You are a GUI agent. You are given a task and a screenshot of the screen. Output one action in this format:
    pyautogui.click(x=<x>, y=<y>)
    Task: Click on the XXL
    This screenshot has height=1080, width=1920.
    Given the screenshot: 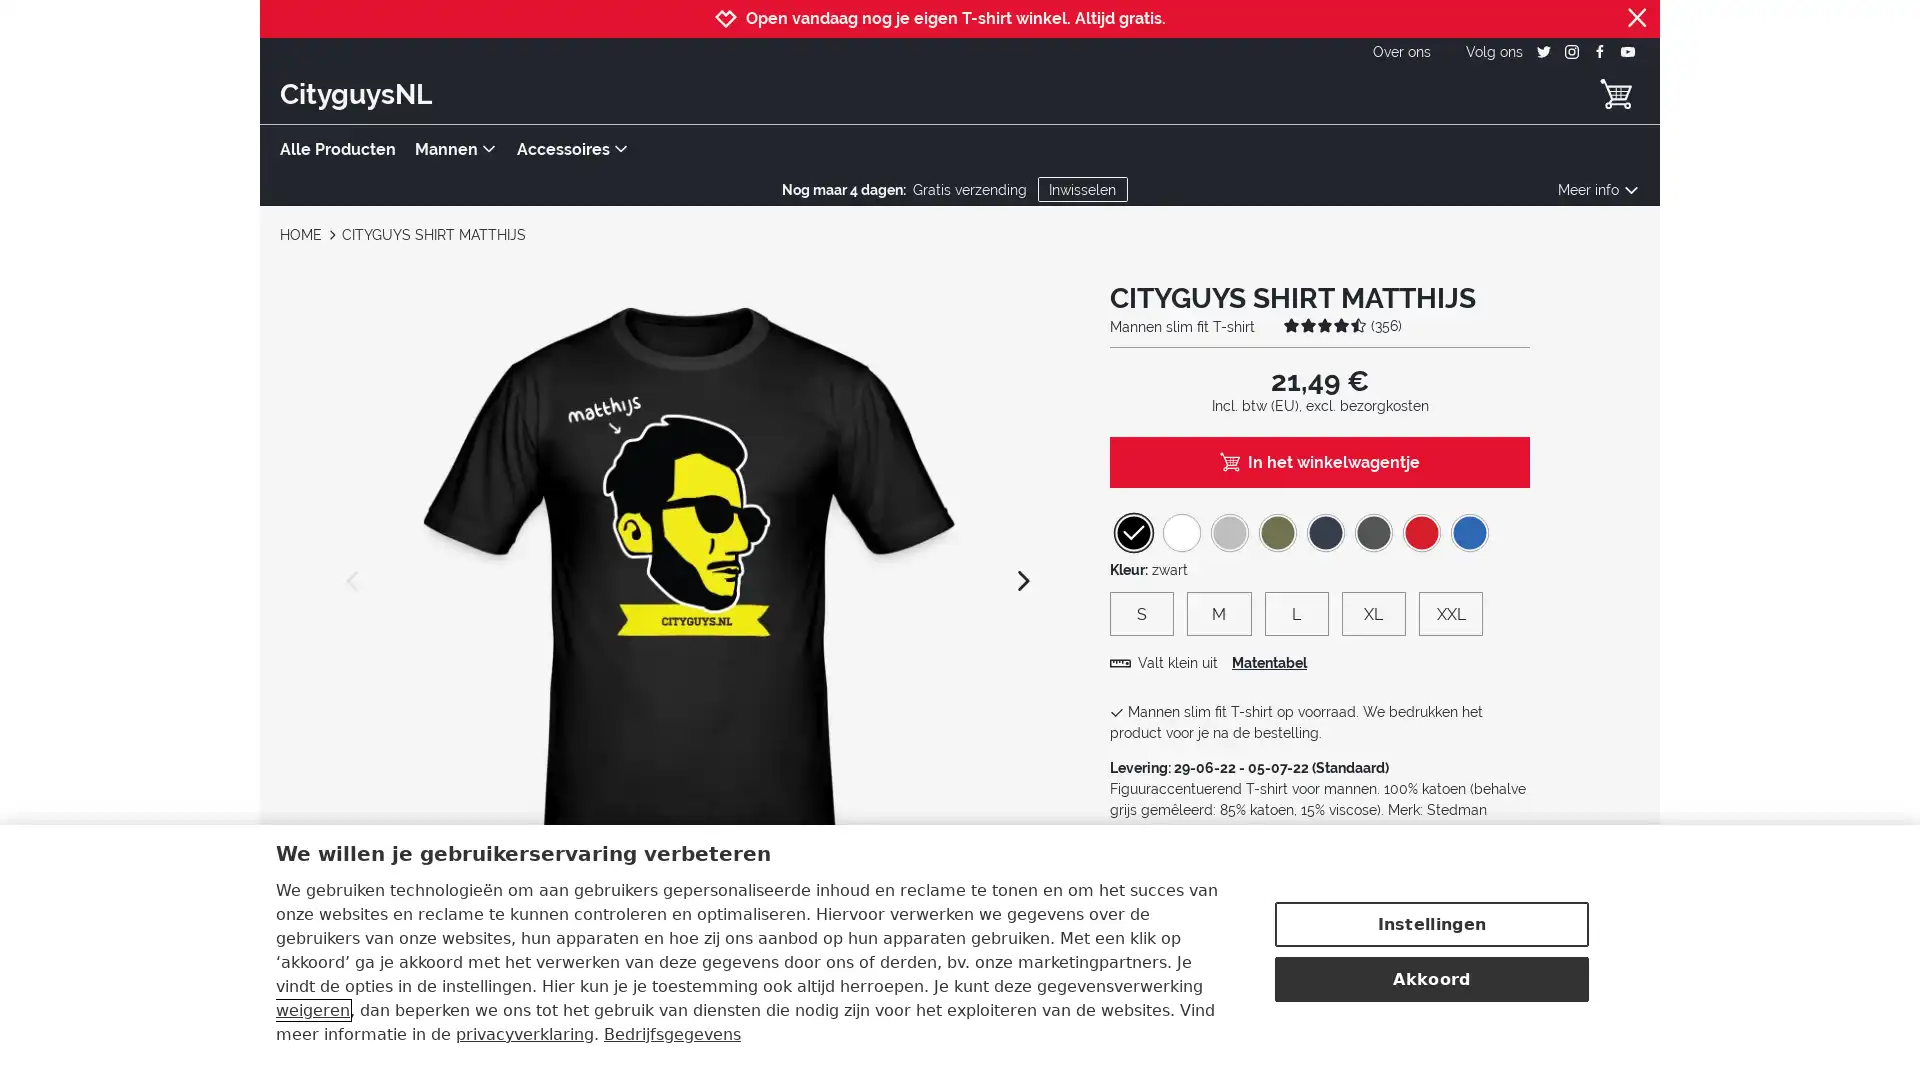 What is the action you would take?
    pyautogui.click(x=1450, y=612)
    